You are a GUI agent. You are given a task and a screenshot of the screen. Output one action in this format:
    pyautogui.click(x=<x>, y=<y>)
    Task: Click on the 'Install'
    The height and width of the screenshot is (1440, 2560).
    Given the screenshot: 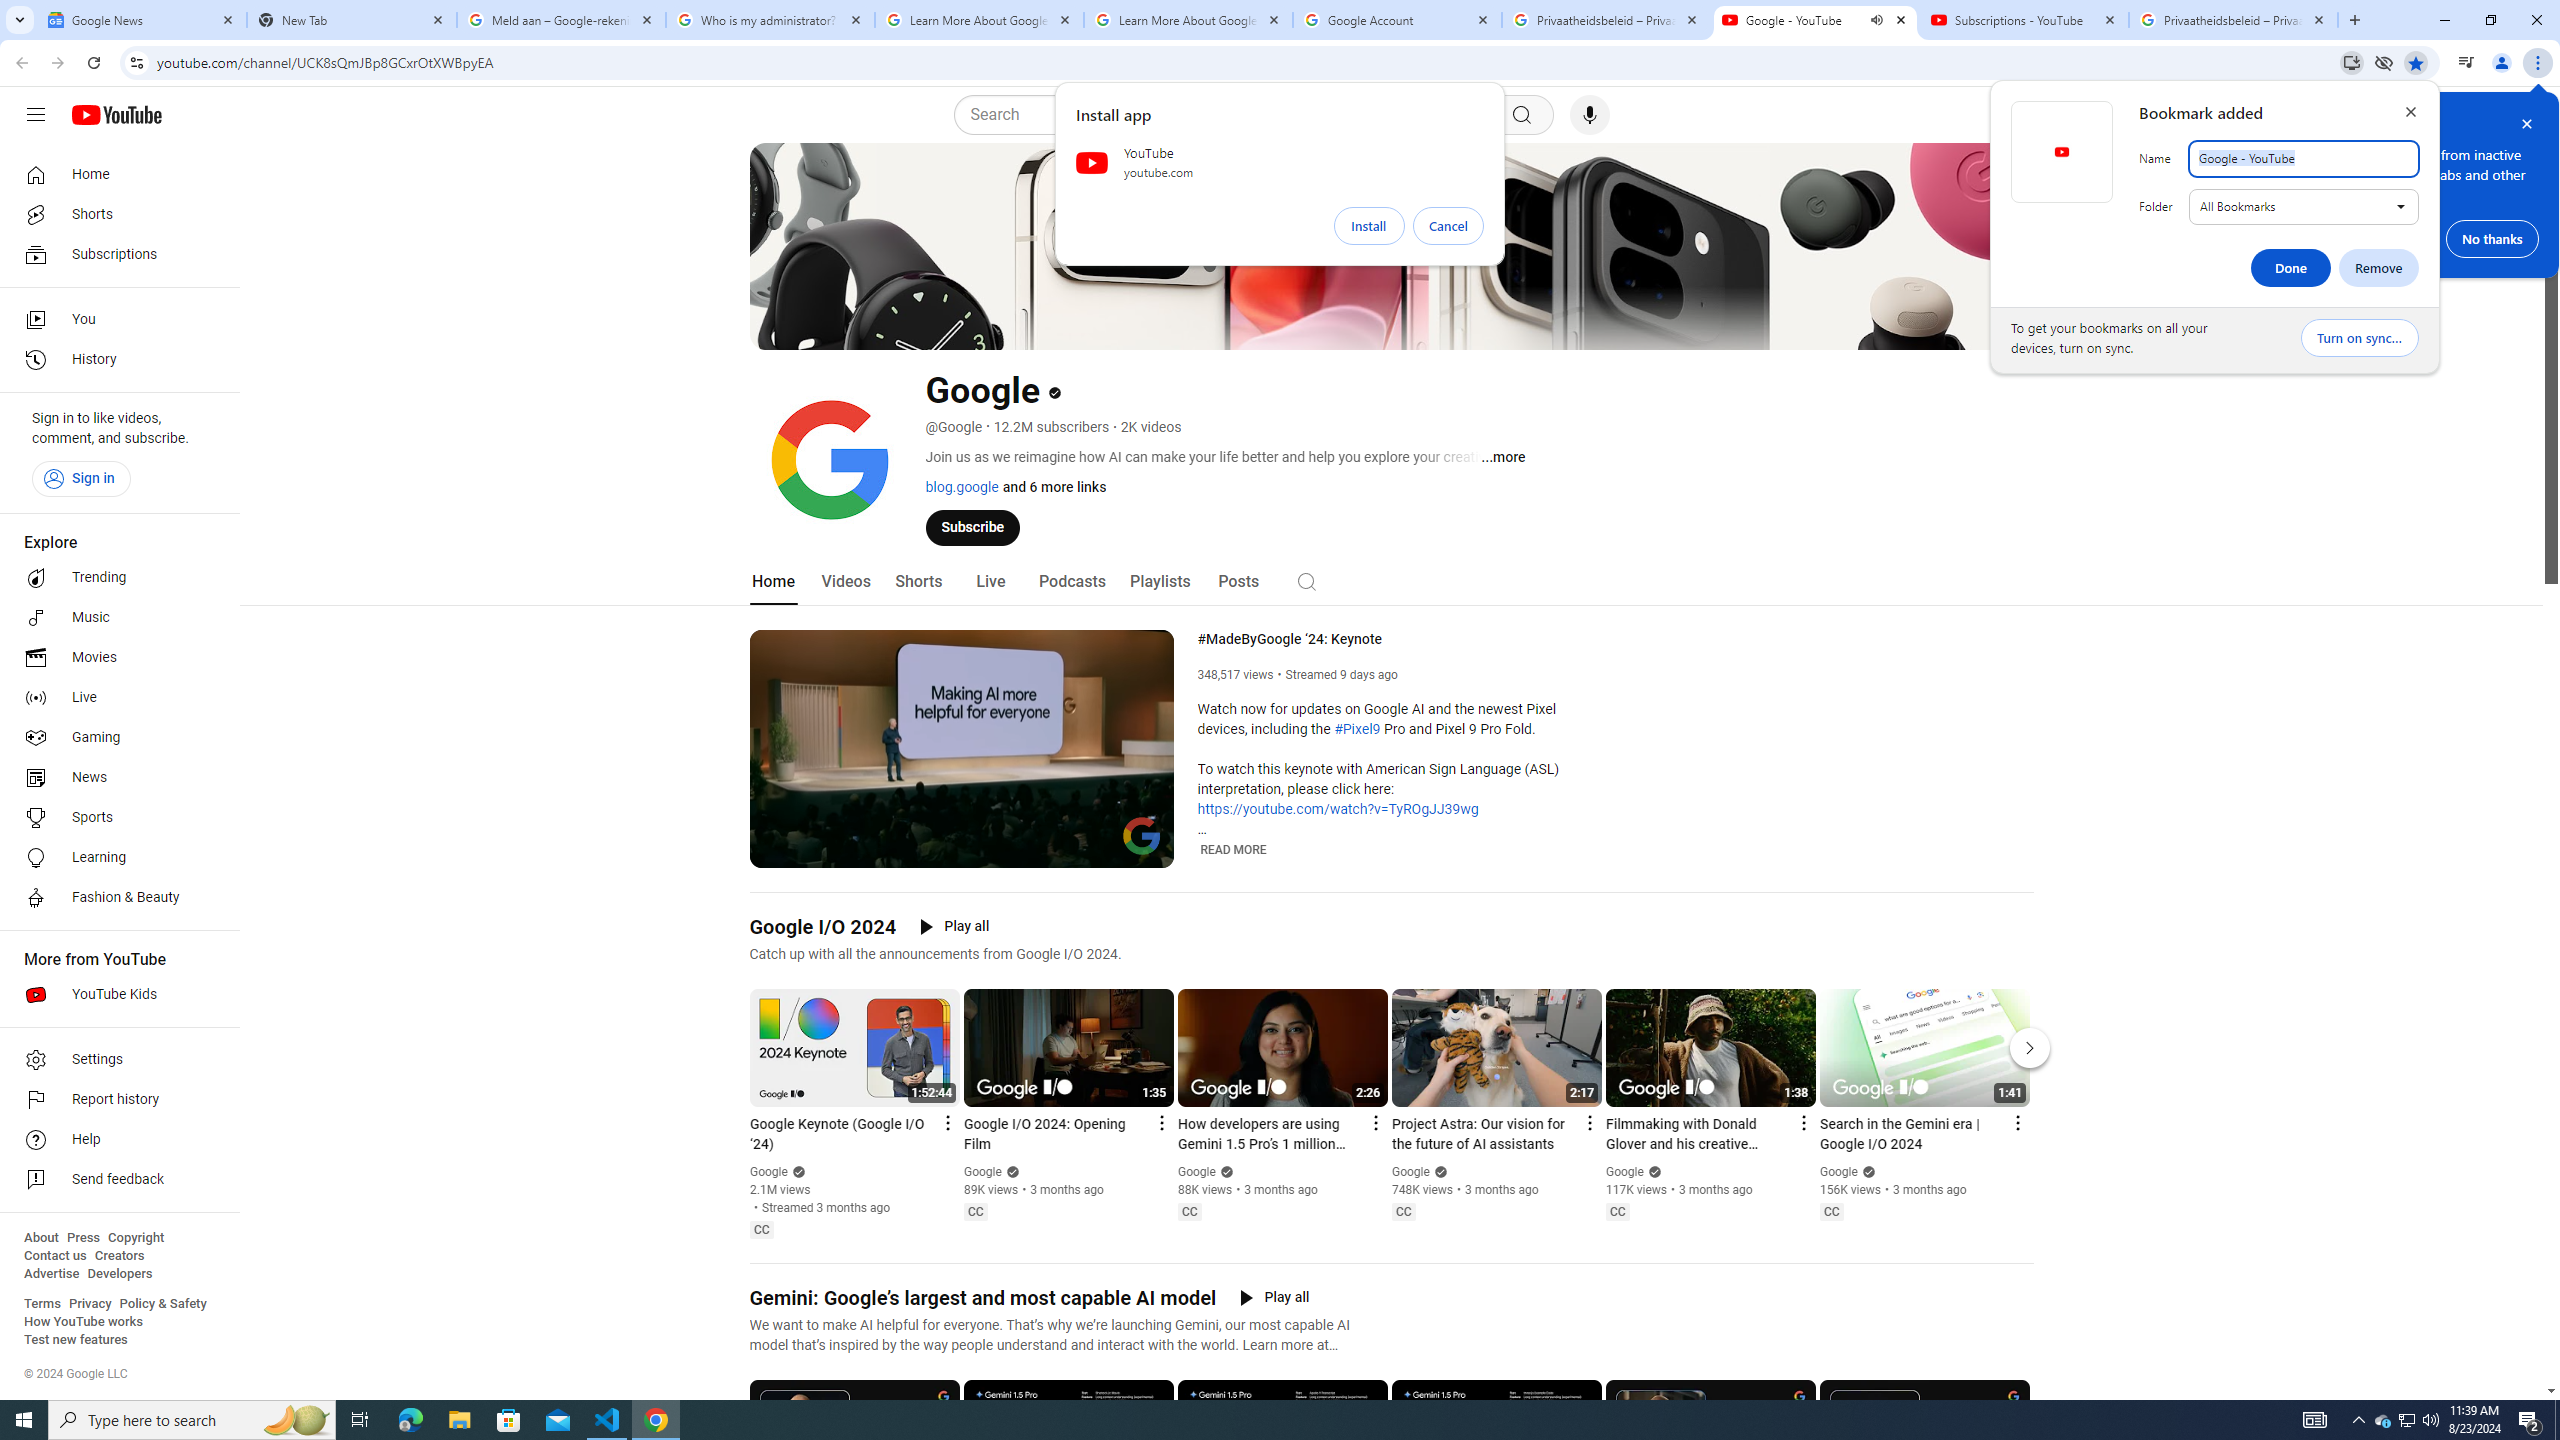 What is the action you would take?
    pyautogui.click(x=1369, y=225)
    